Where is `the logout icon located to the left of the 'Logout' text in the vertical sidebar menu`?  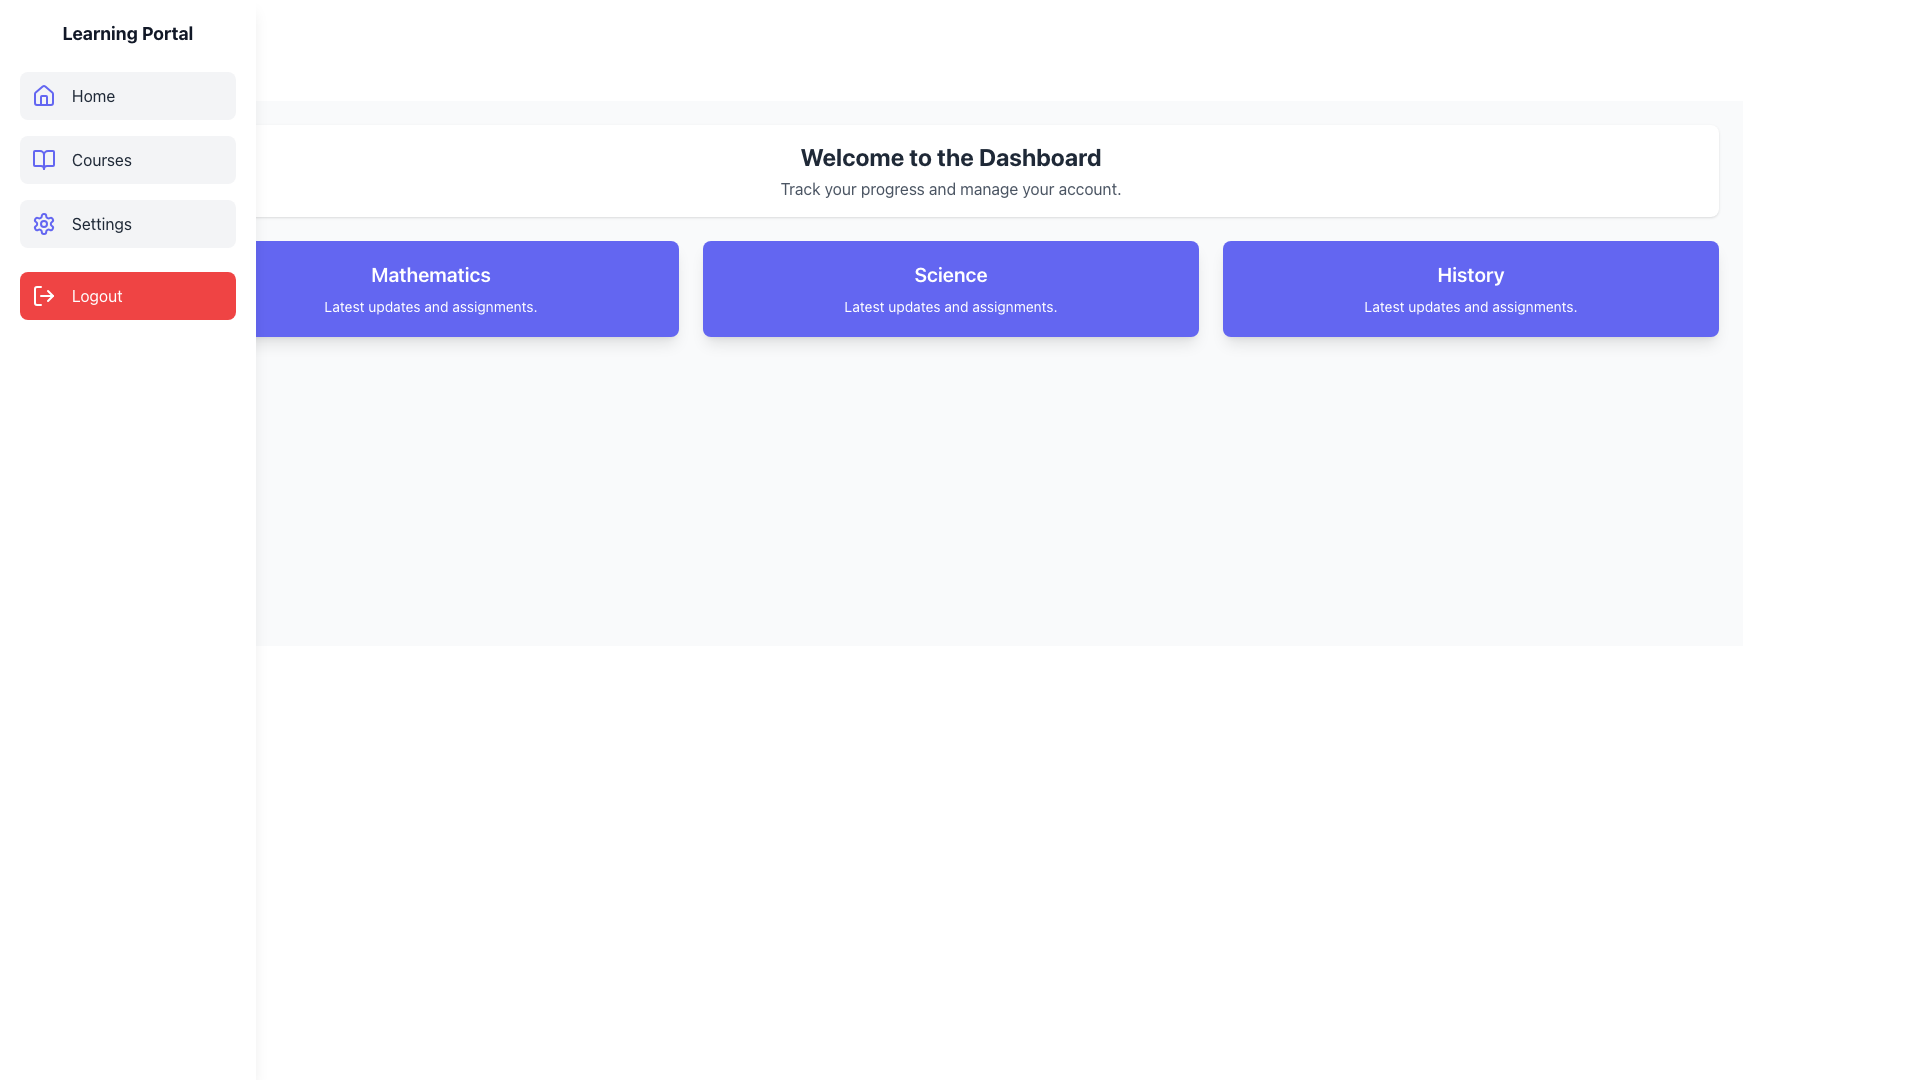
the logout icon located to the left of the 'Logout' text in the vertical sidebar menu is located at coordinates (43, 296).